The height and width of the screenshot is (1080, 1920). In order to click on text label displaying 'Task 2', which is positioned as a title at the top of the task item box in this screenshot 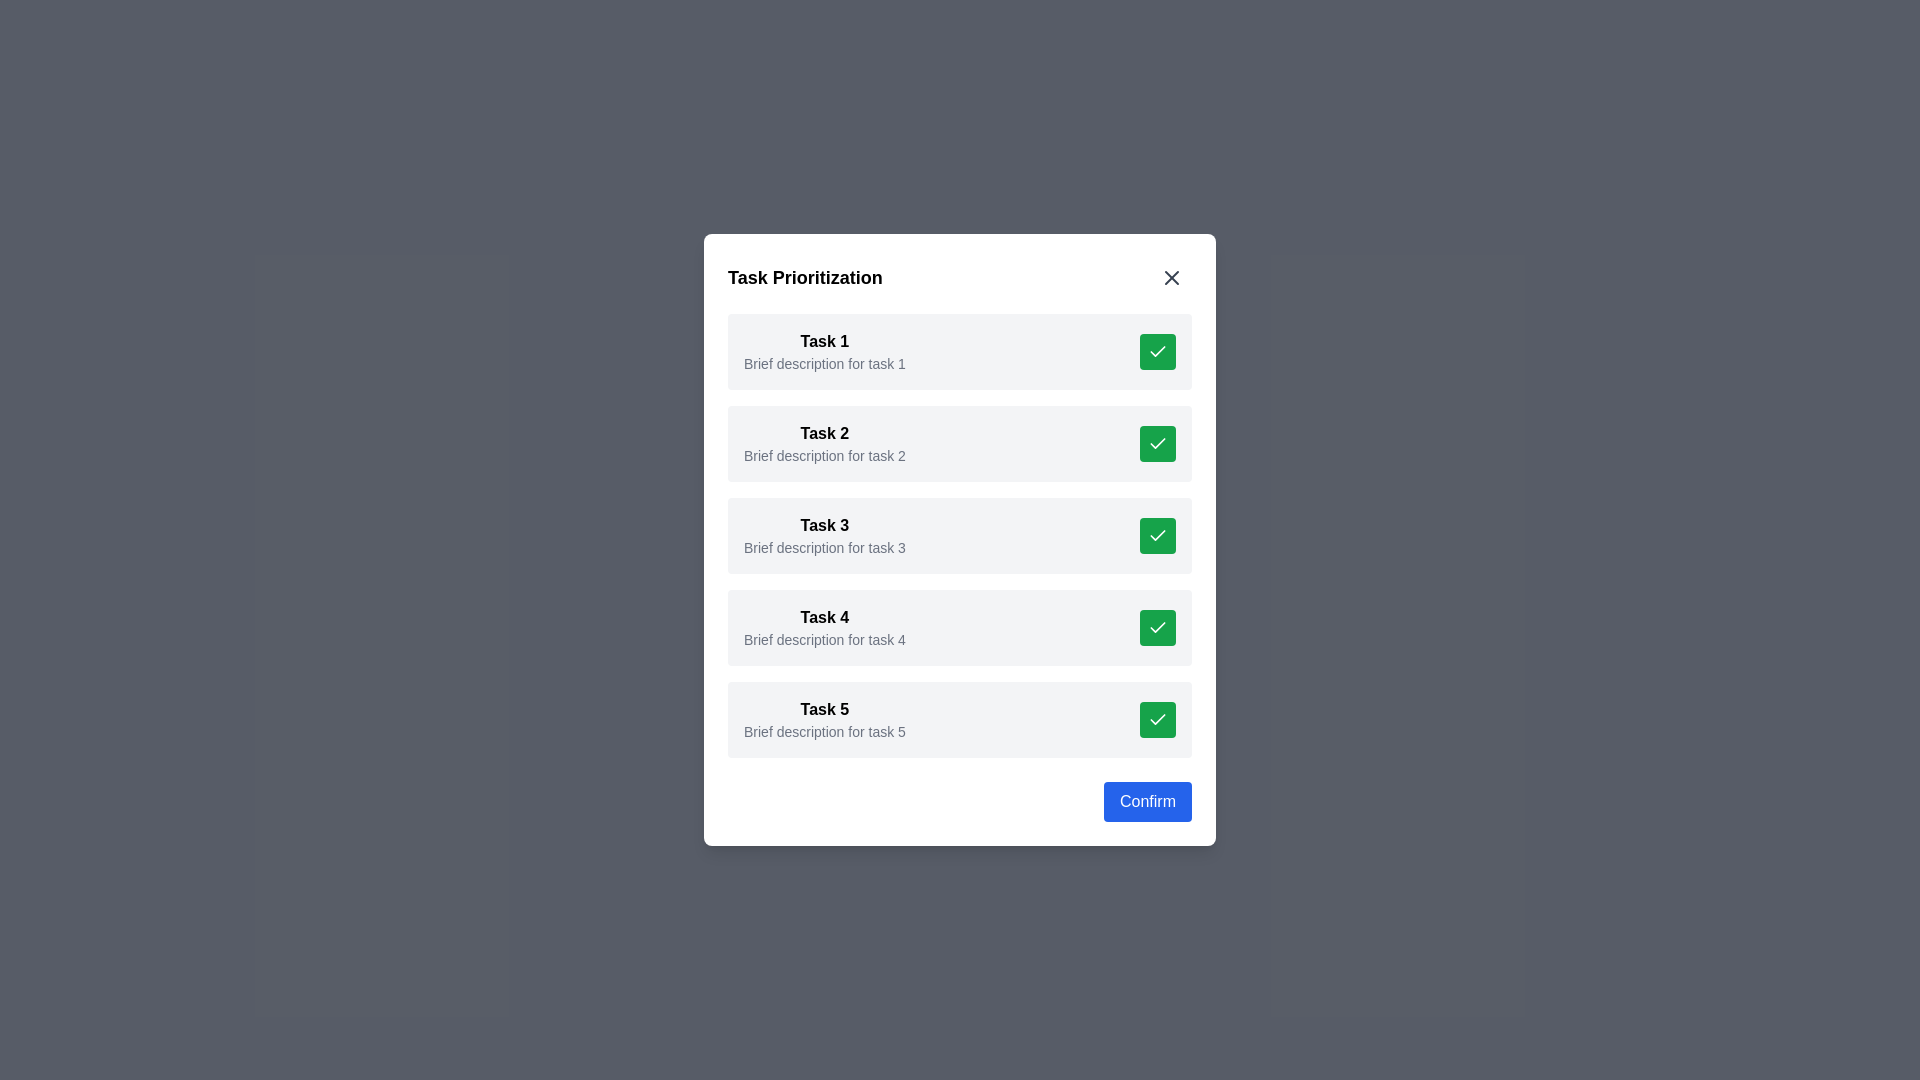, I will do `click(825, 433)`.